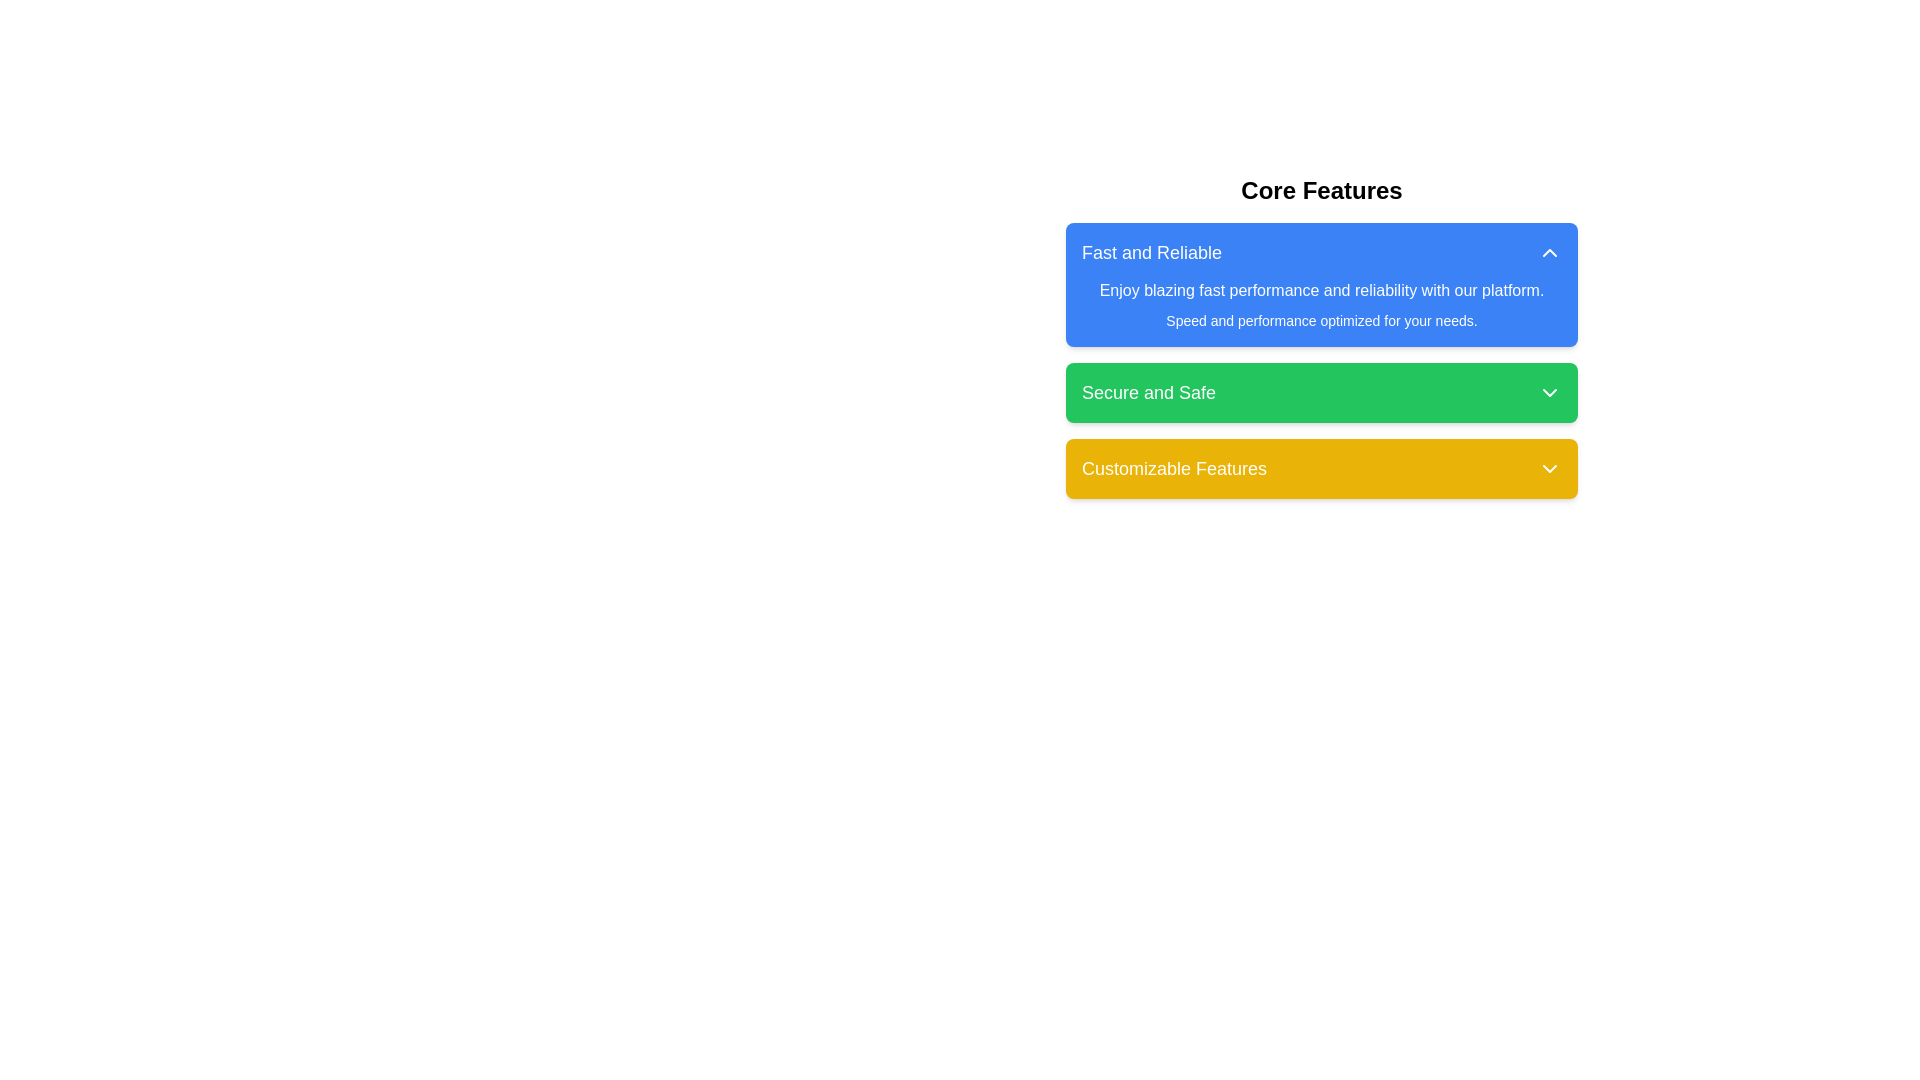 Image resolution: width=1920 pixels, height=1080 pixels. Describe the element at coordinates (1321, 319) in the screenshot. I see `the text element displaying 'Speed and performance optimized for your needs.' located in the blue section under the 'Fast and Reliable' title` at that location.